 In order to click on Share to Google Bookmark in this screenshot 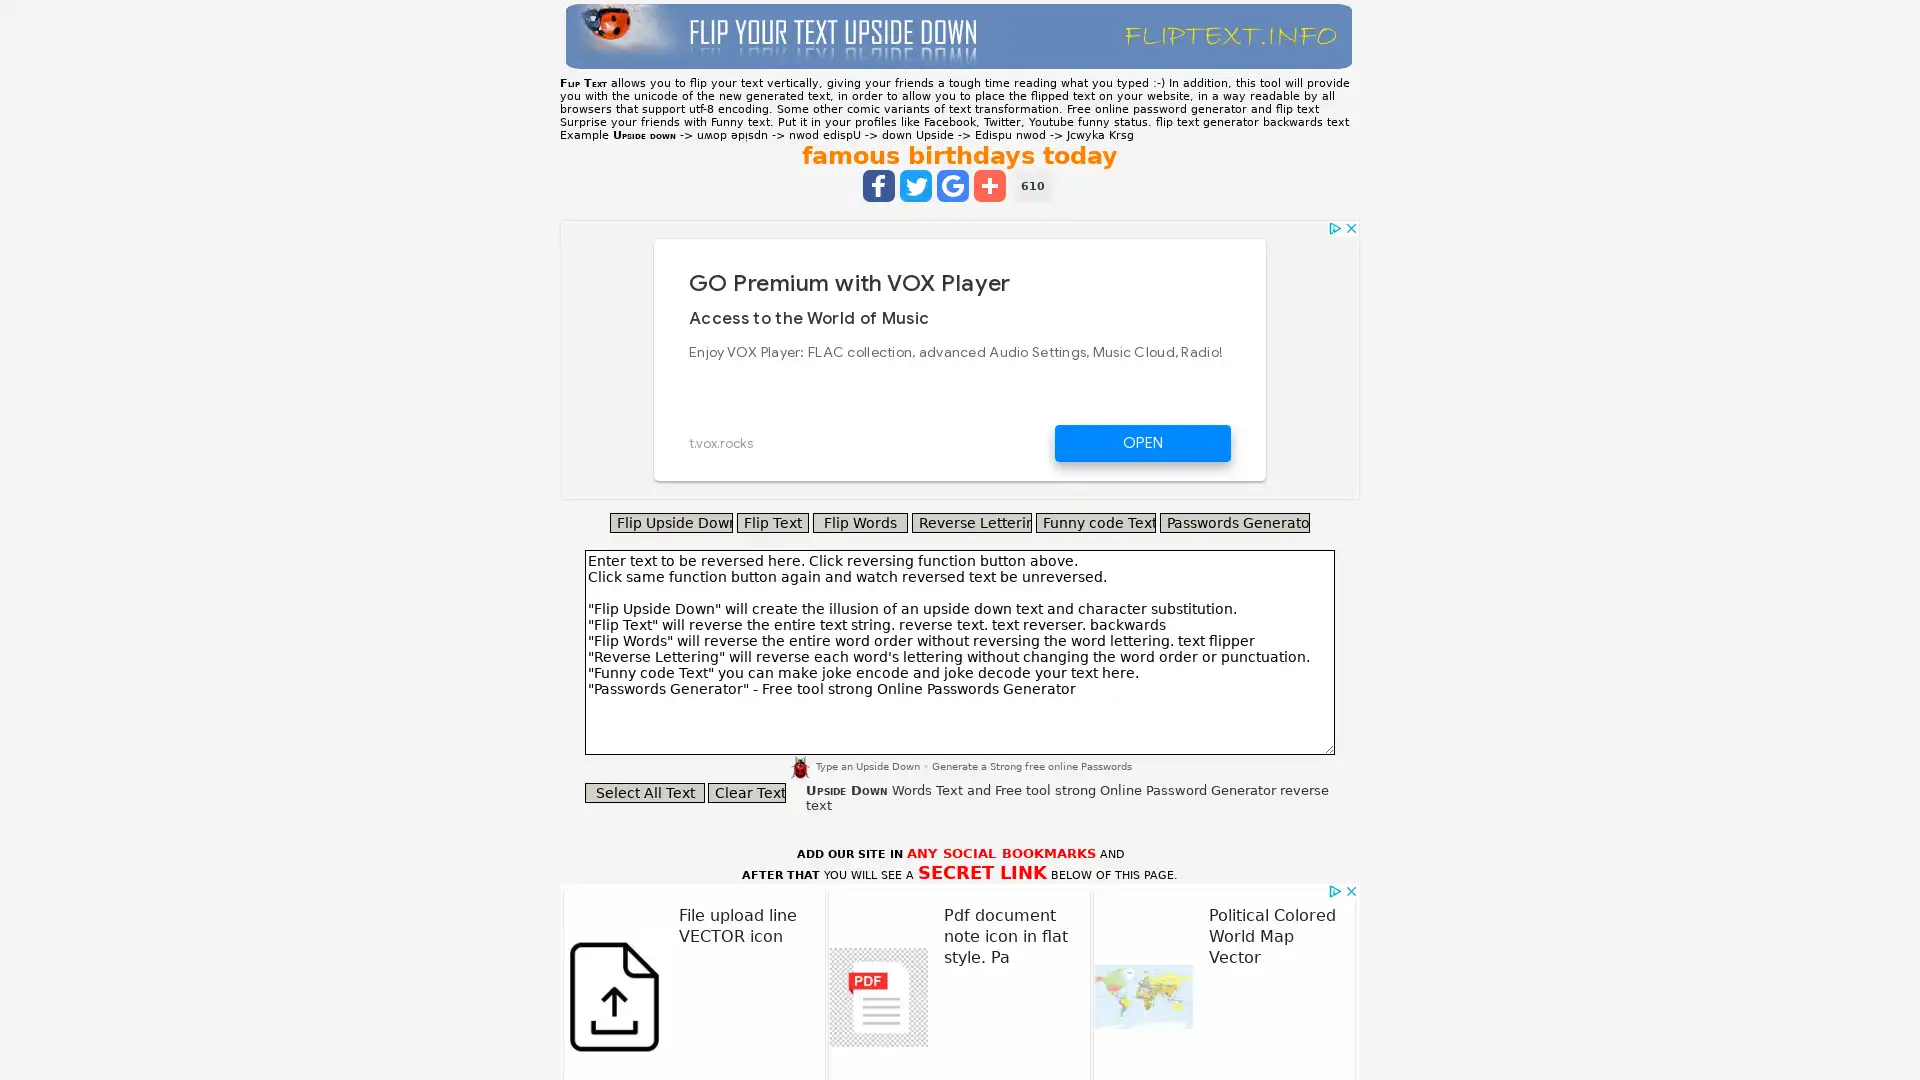, I will do `click(952, 185)`.